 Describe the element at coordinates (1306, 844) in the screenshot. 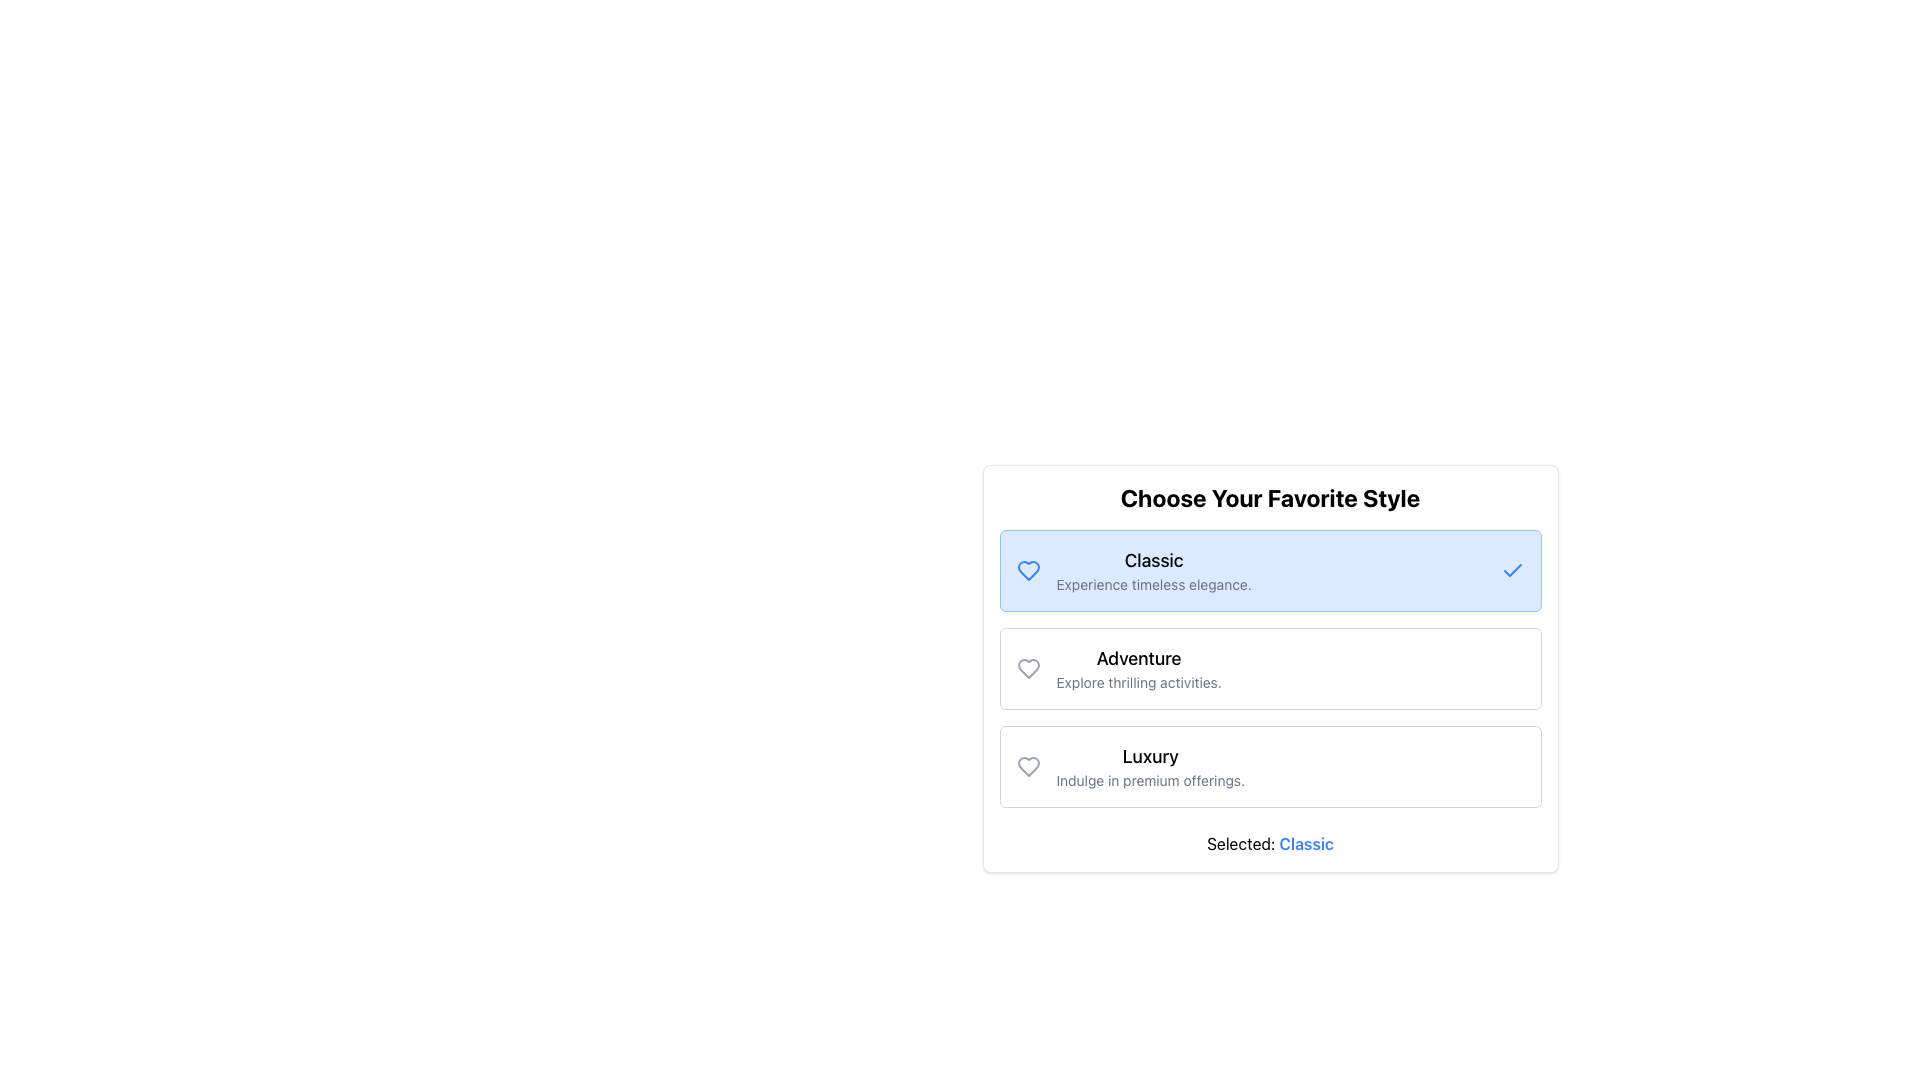

I see `the static text label displaying 'Classic', which is the last word in the 'Selected: Classic' text at the bottom of the selection interface` at that location.